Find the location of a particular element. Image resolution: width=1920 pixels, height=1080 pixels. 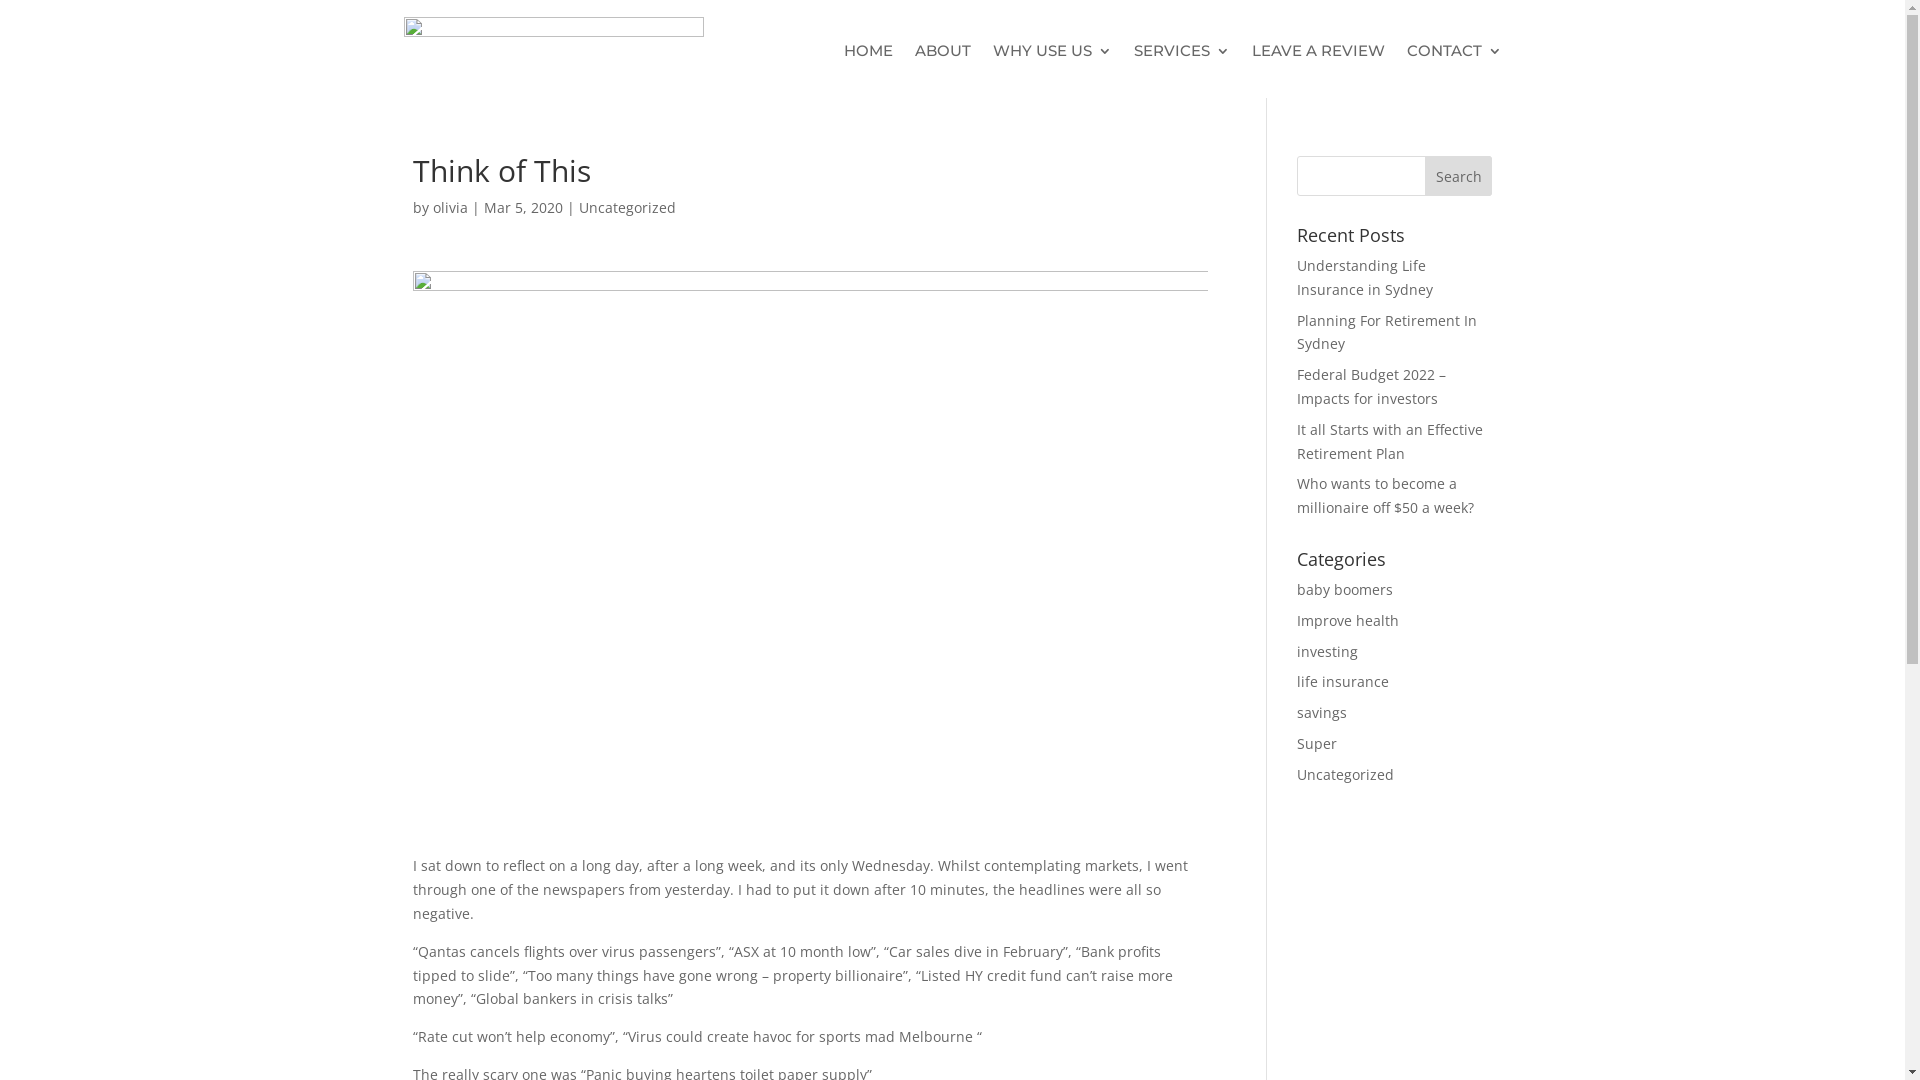

'It all Starts with an Effective Retirement Plan' is located at coordinates (1389, 440).